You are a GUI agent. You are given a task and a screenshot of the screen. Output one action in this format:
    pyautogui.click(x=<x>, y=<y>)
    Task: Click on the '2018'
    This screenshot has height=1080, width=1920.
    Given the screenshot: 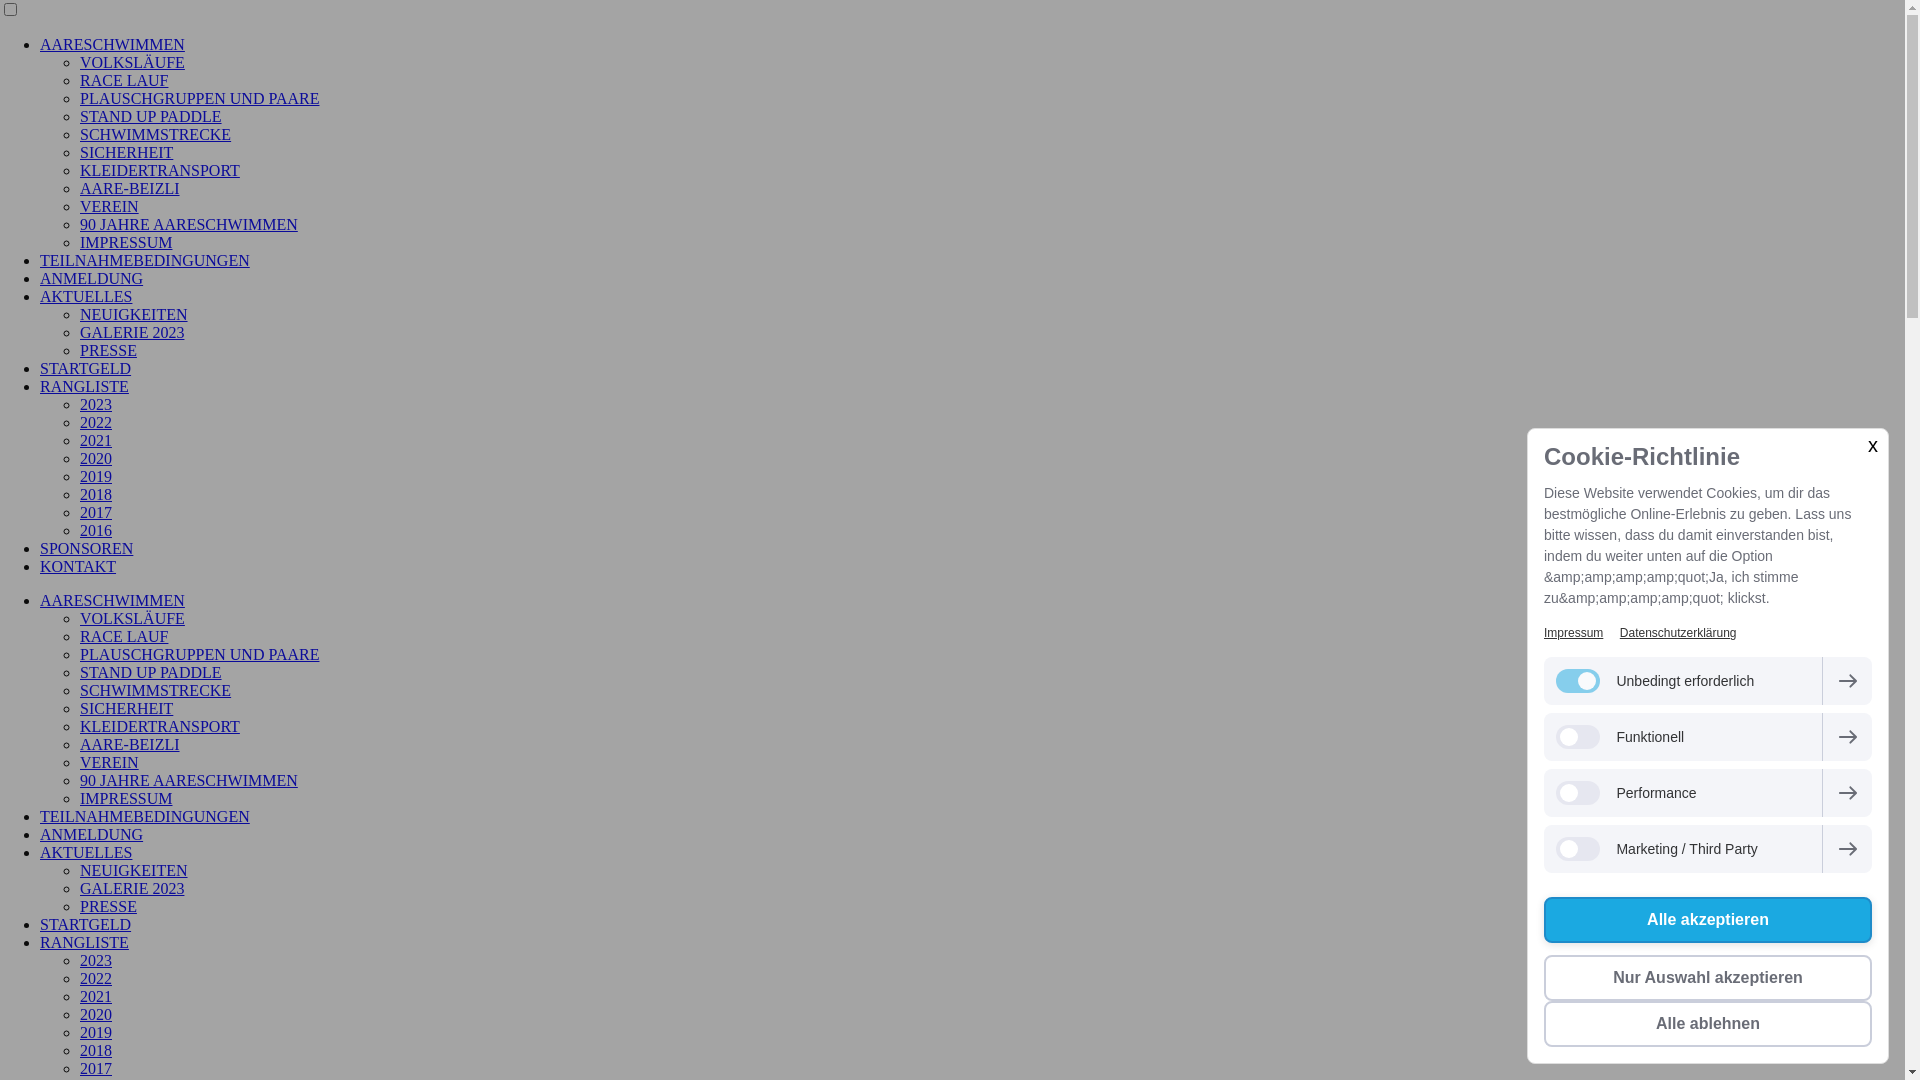 What is the action you would take?
    pyautogui.click(x=95, y=494)
    